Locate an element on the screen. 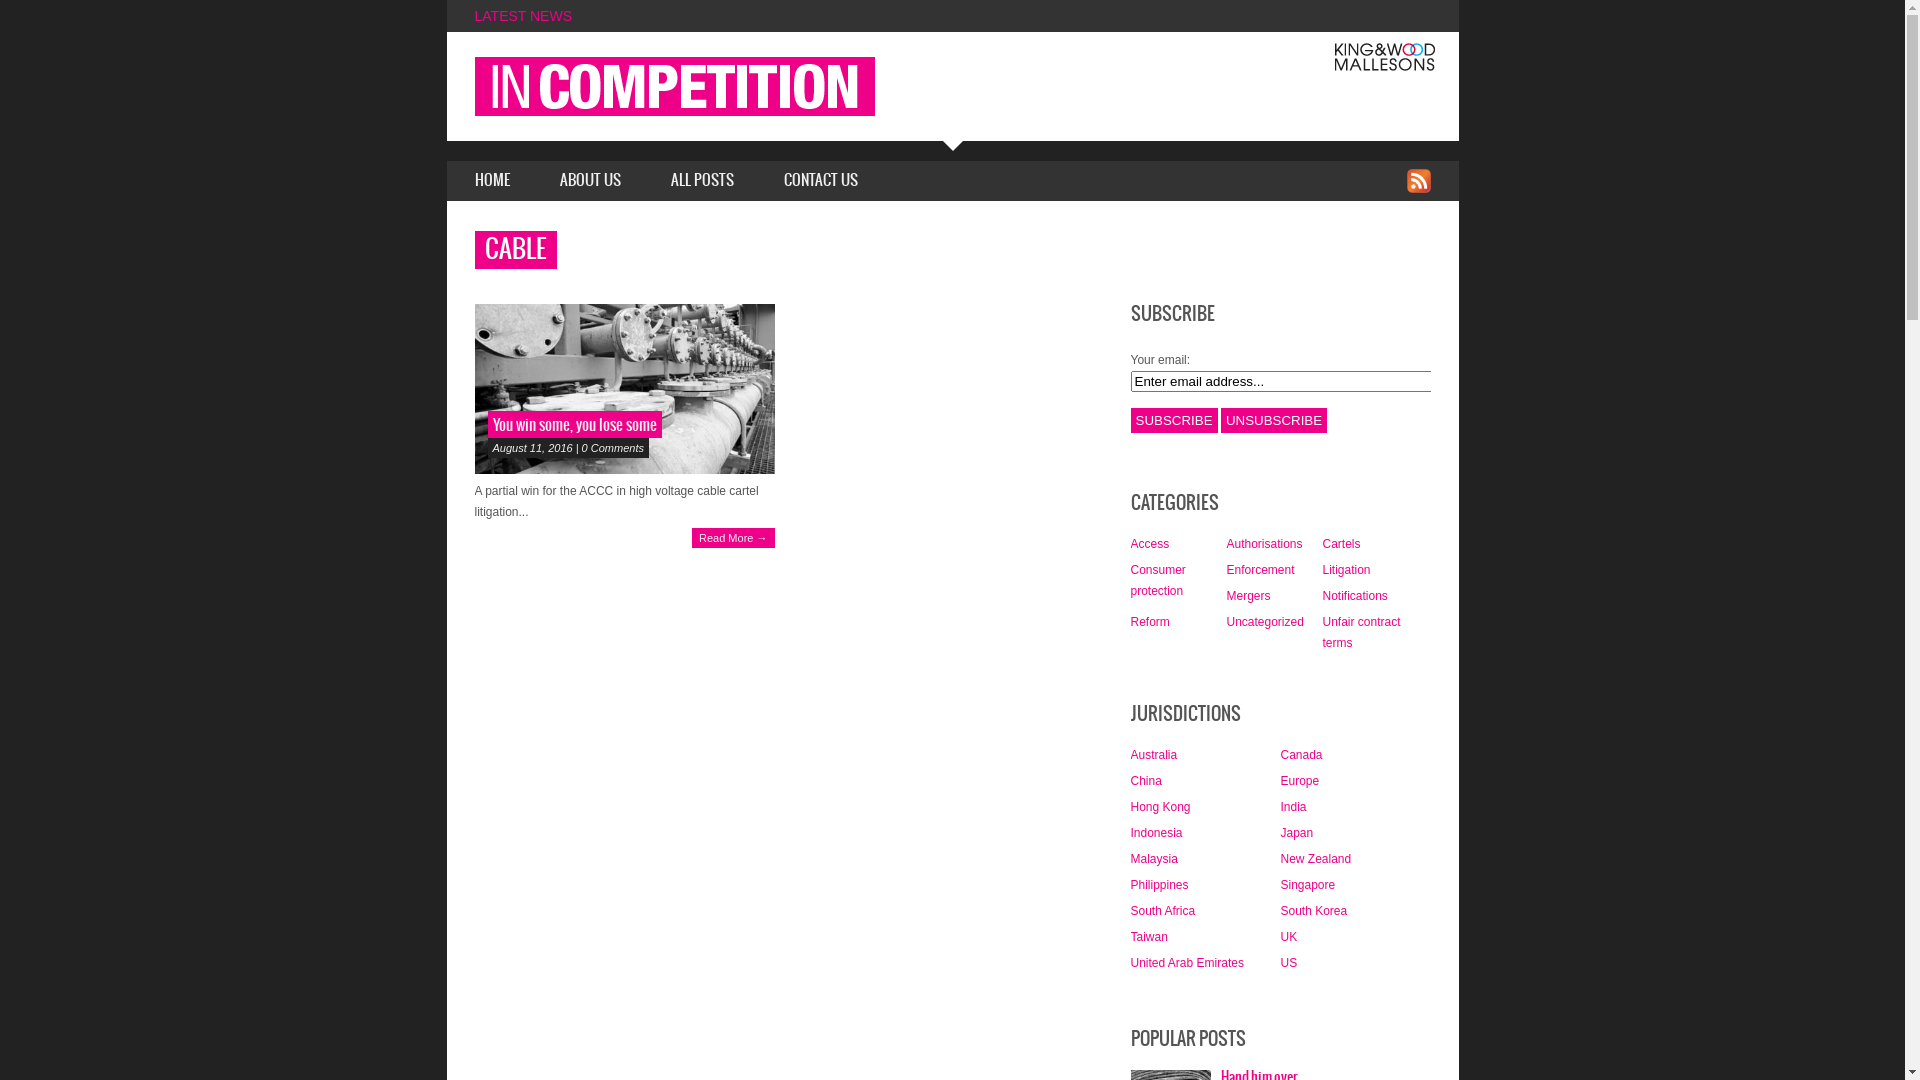  'Cartels' is located at coordinates (1340, 543).